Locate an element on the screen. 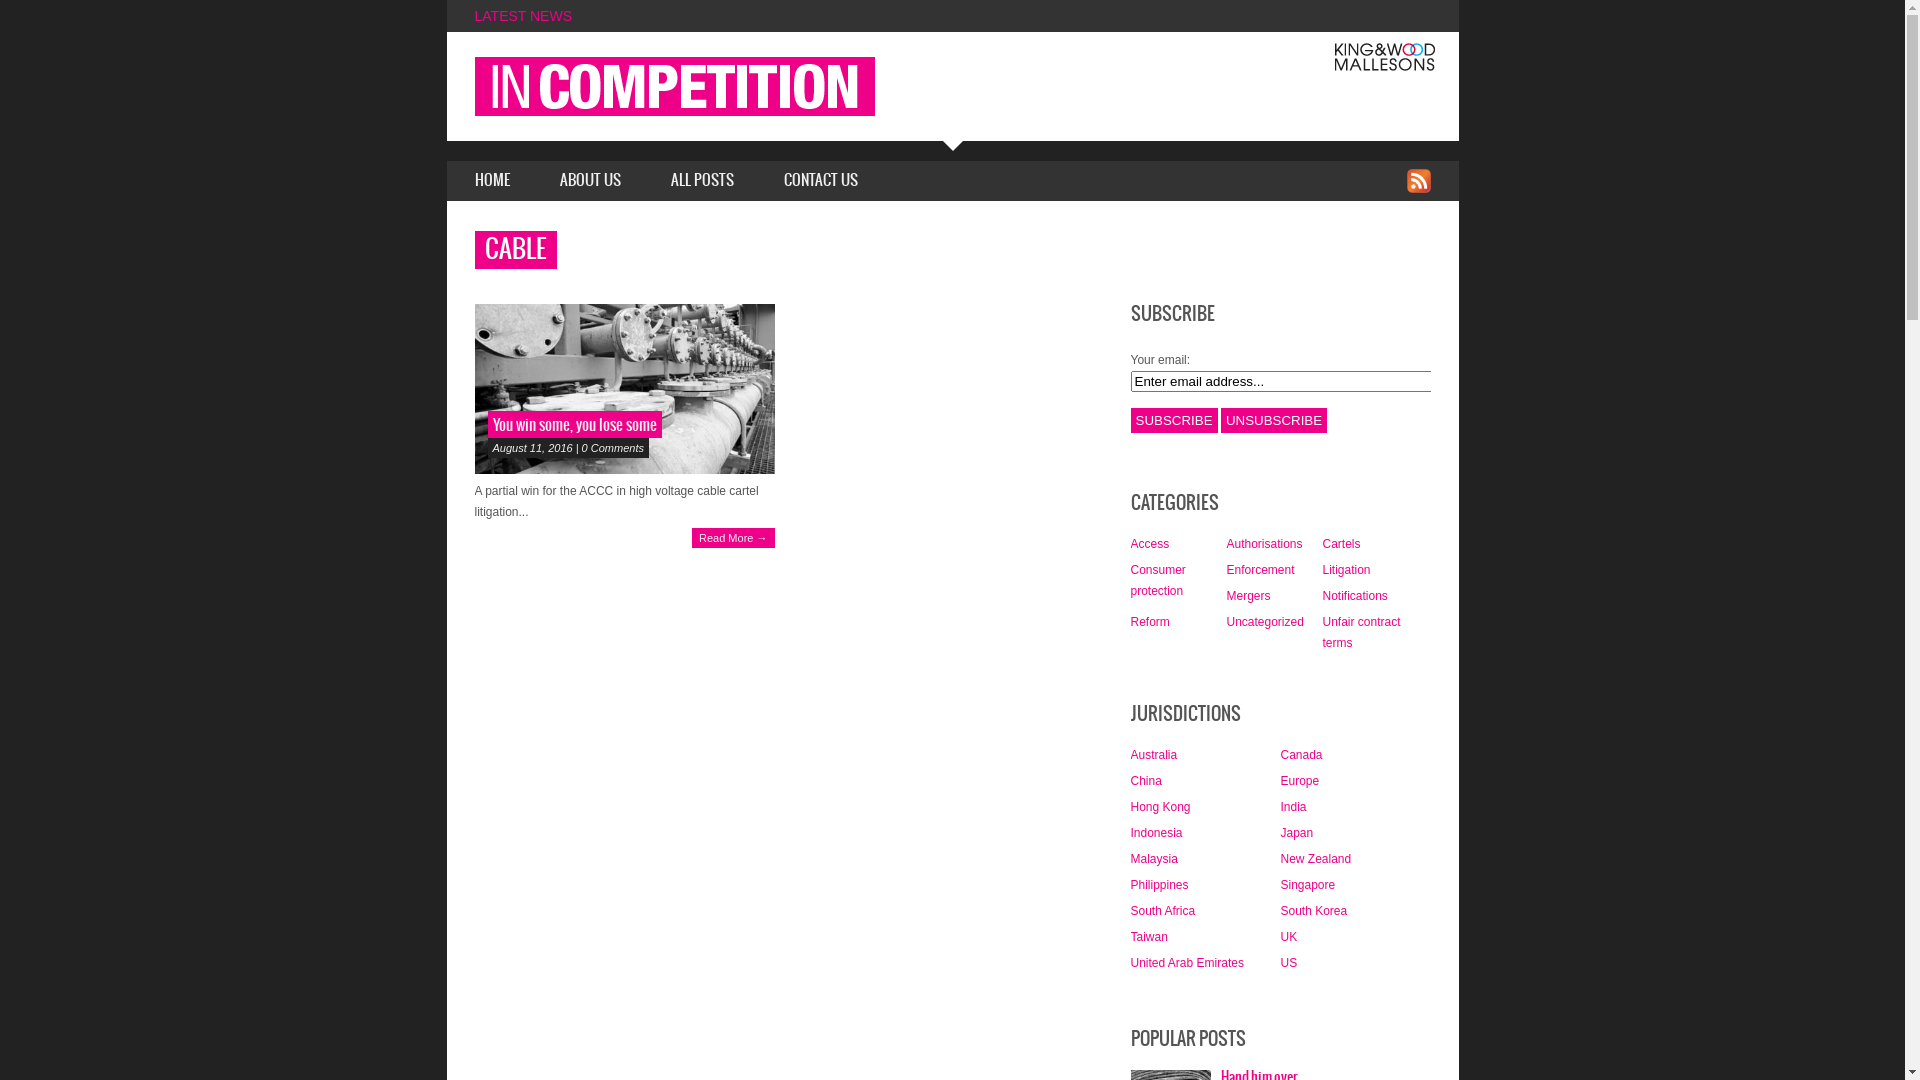  'Cartels' is located at coordinates (1340, 543).